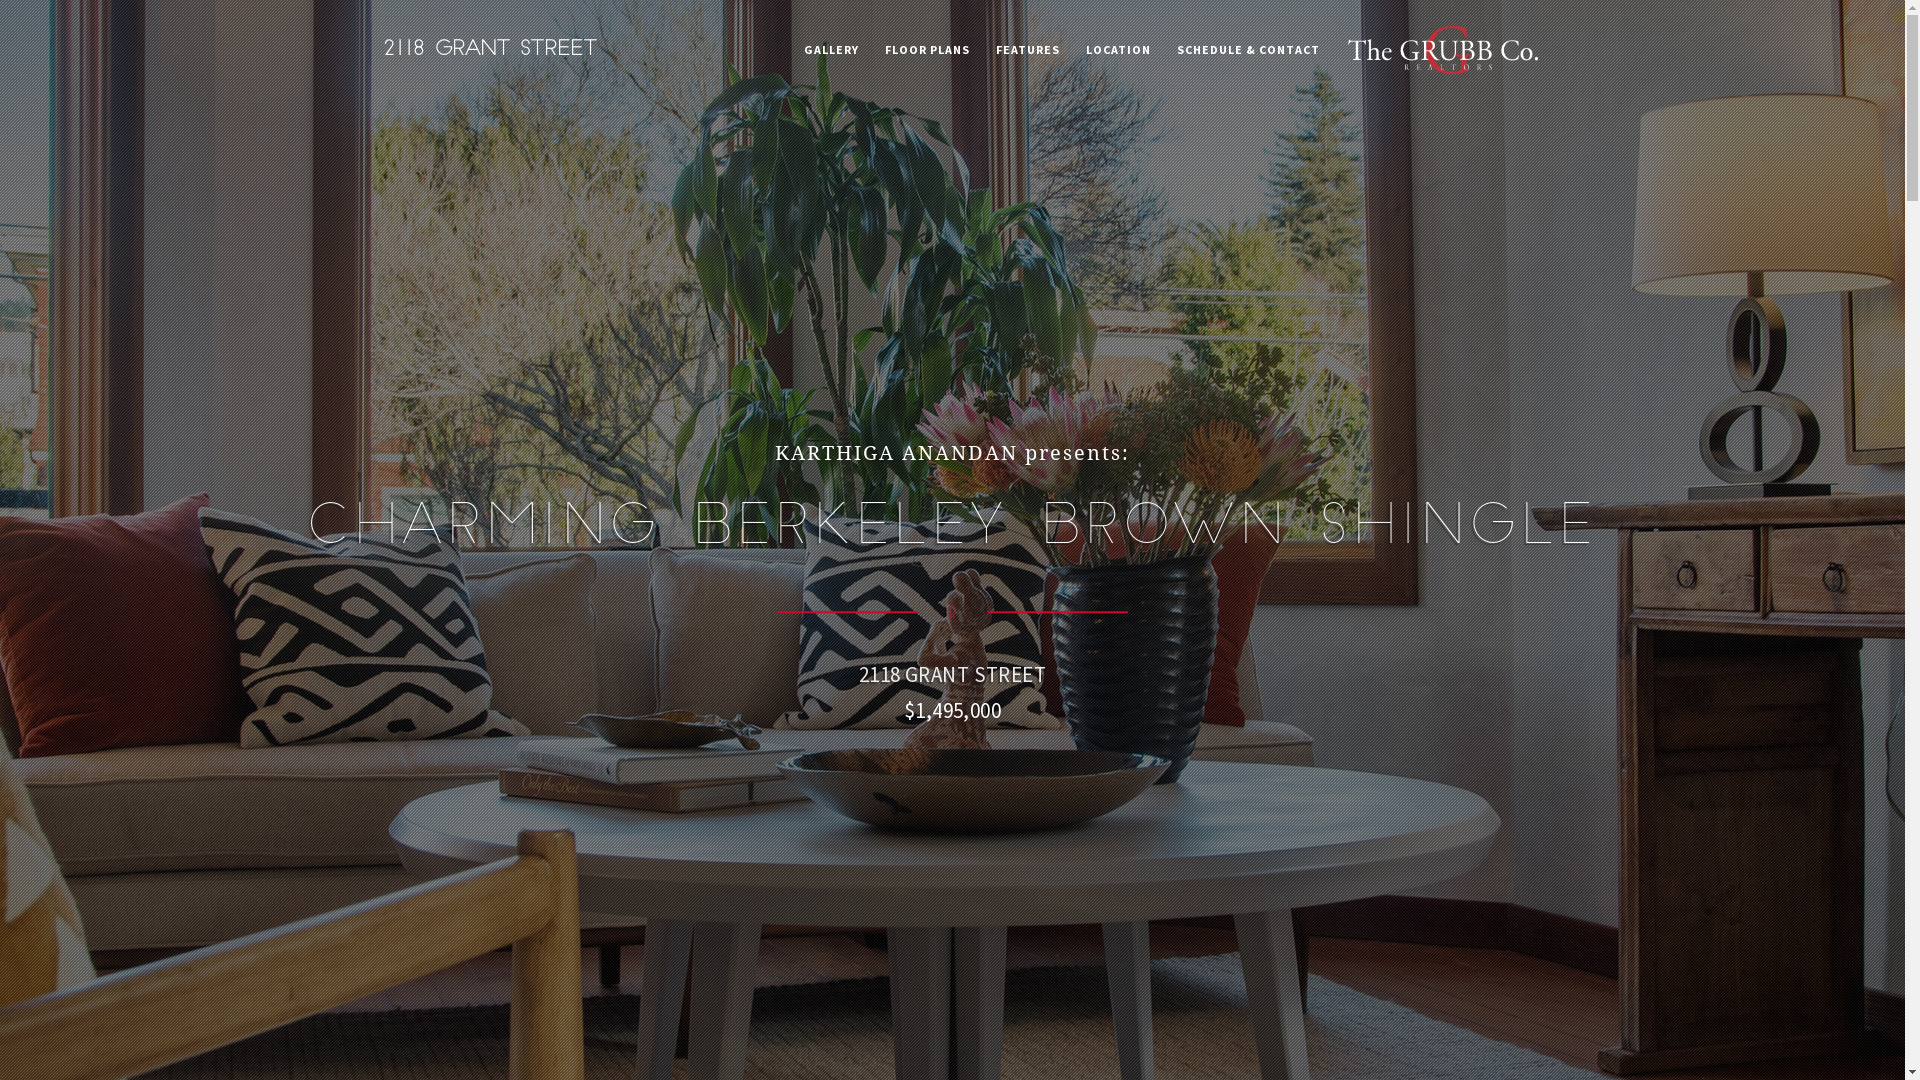 This screenshot has width=1920, height=1080. I want to click on 'LOCATION', so click(1074, 49).